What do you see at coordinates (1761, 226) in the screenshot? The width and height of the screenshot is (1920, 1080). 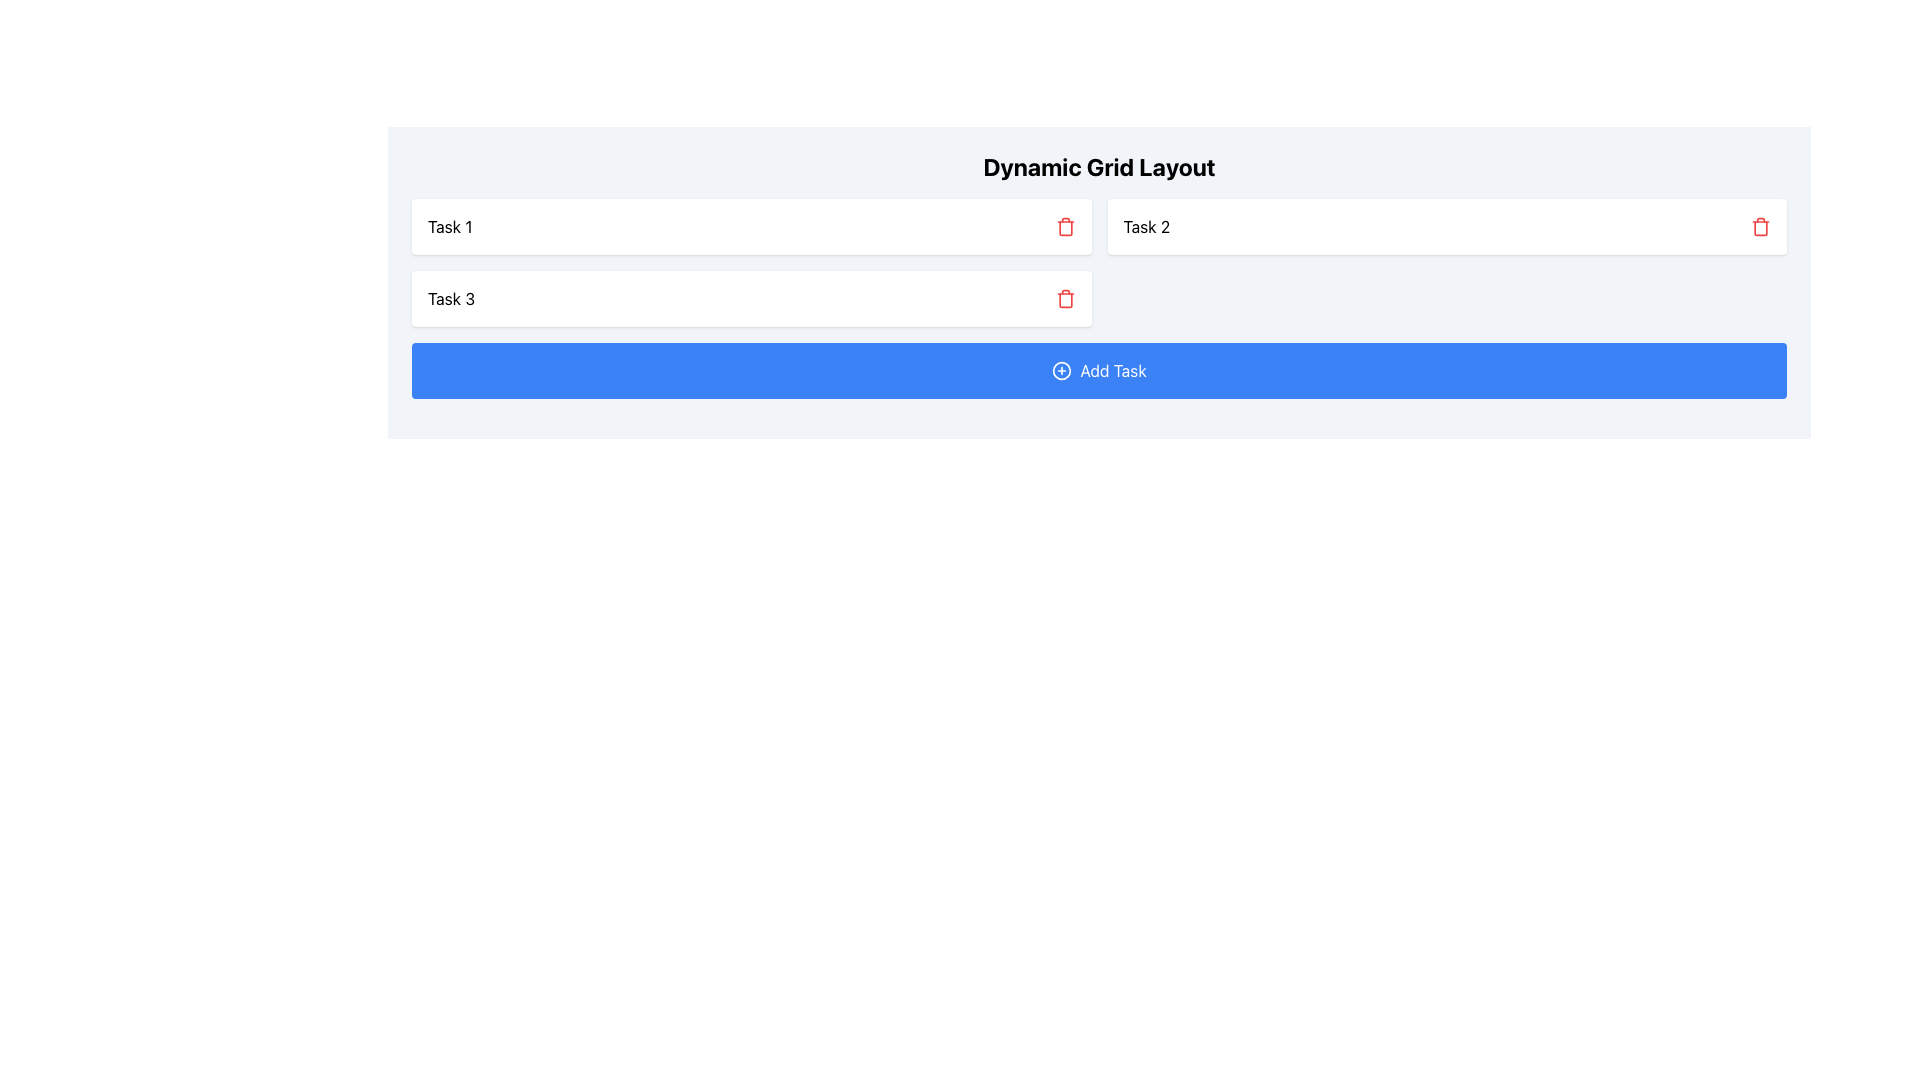 I see `the delete button icon located to the far right of 'Task 2'` at bounding box center [1761, 226].